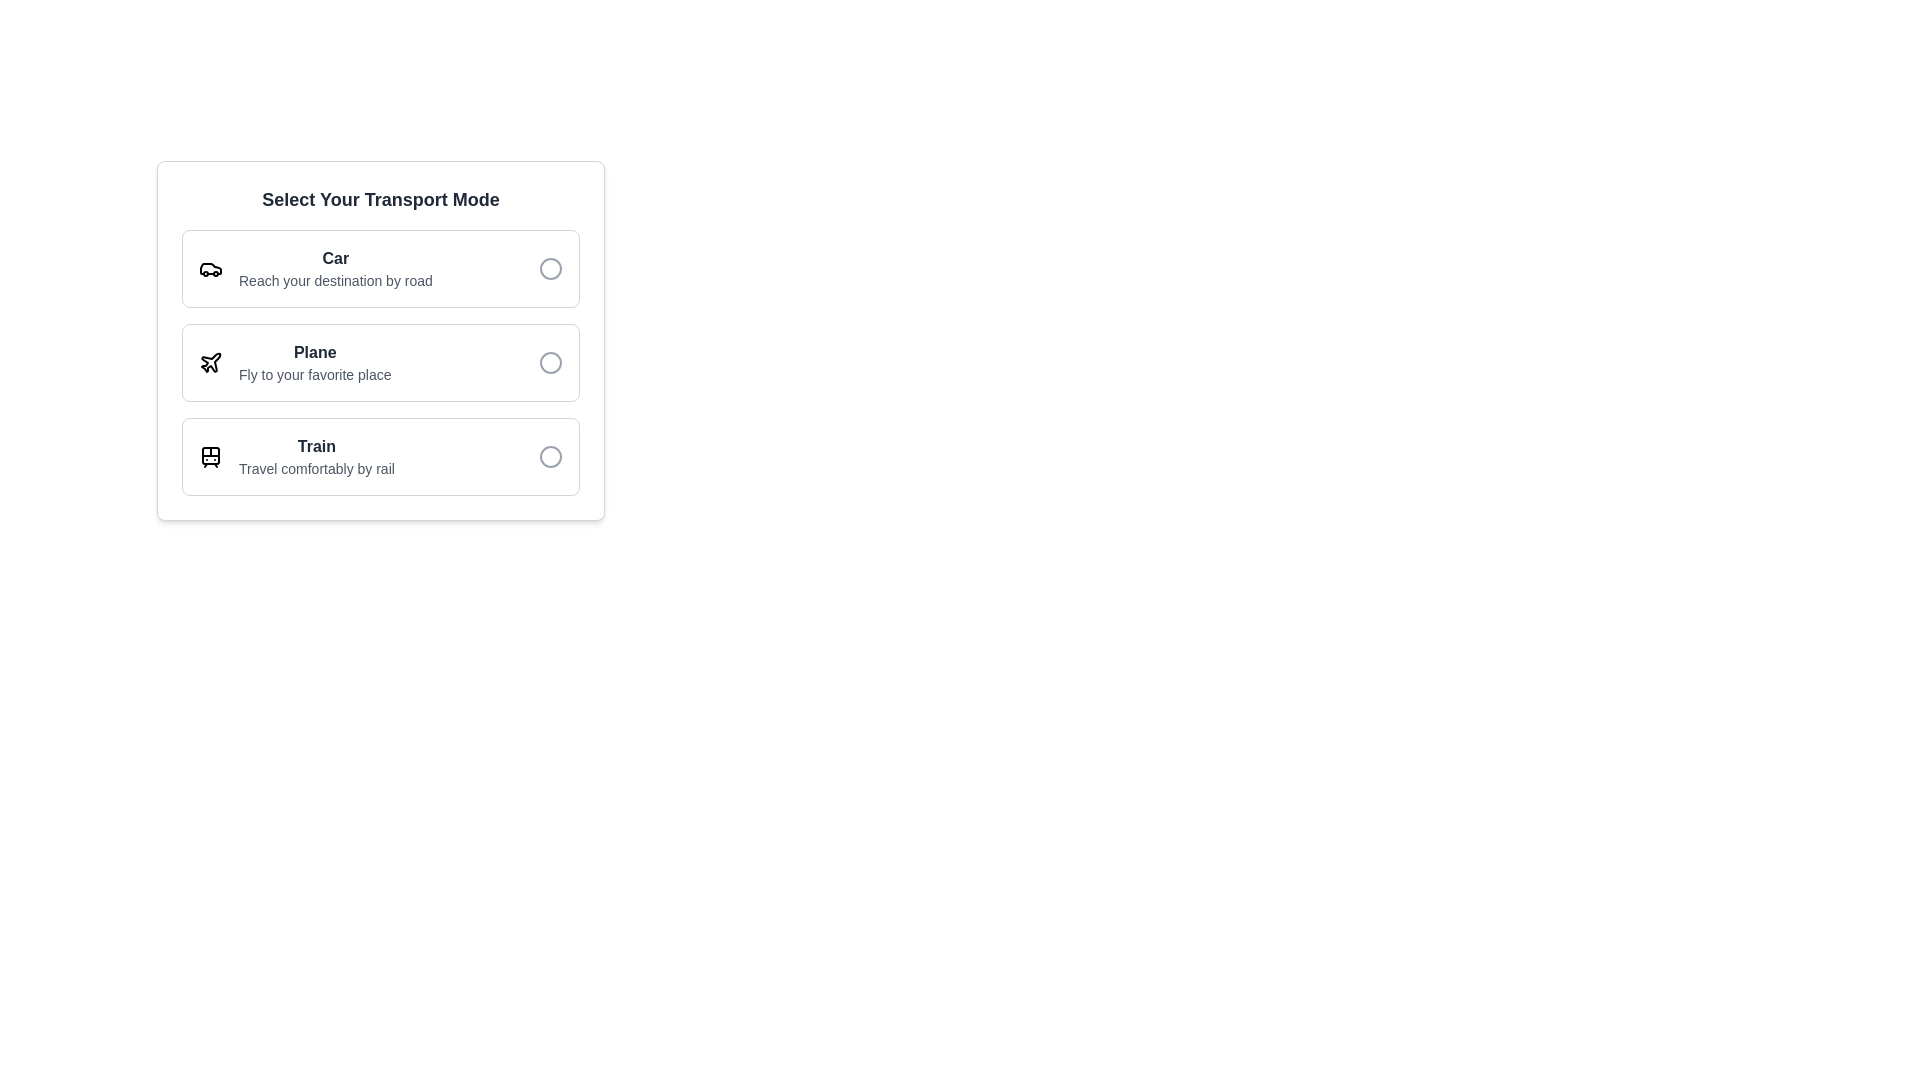  I want to click on the car icon, which is the first icon in the transport mode selection list, styled as a minimal black outline with rounded corners and two circular shapes indicating wheels, so click(211, 268).